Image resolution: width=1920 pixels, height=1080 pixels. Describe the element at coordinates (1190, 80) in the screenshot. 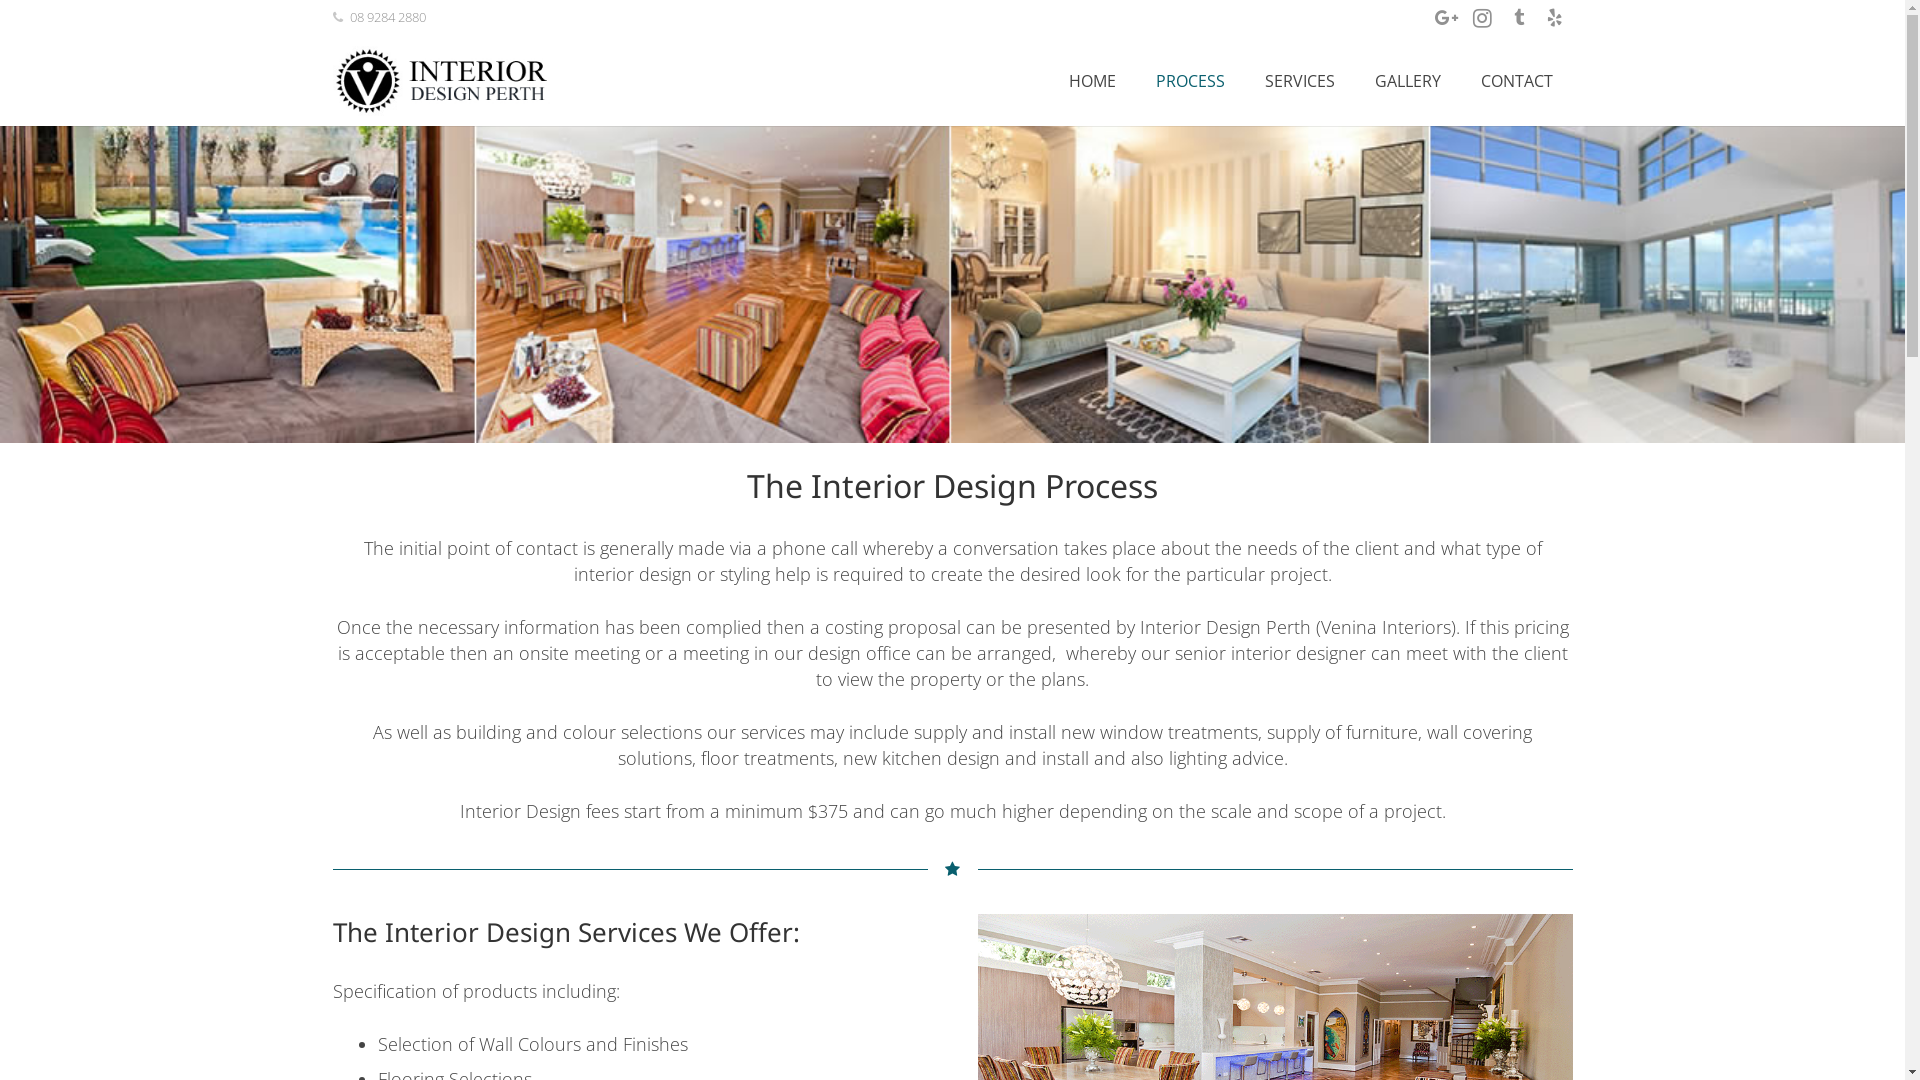

I see `'PROCESS'` at that location.